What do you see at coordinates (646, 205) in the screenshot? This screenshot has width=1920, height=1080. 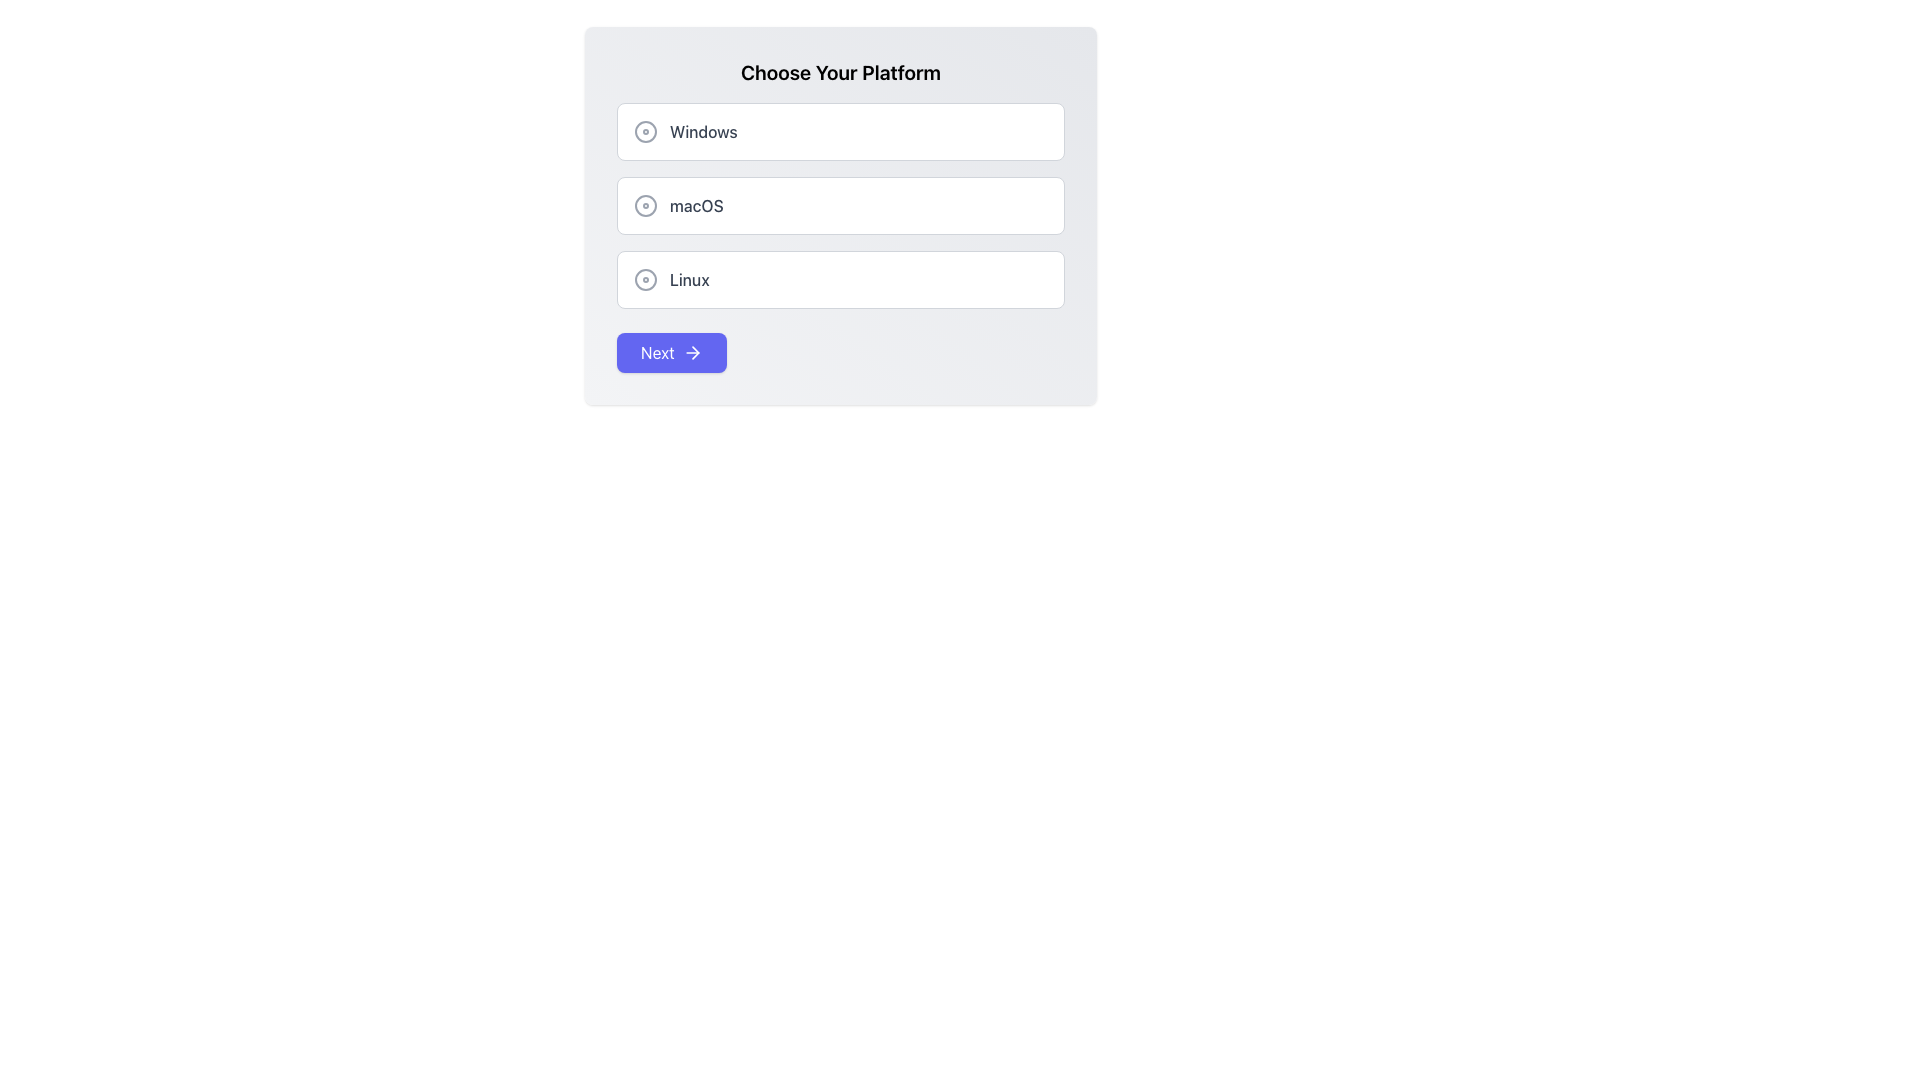 I see `the grayish circular SVG element representing the outer circle of the macOS option in the vertical list of selectable platform options` at bounding box center [646, 205].